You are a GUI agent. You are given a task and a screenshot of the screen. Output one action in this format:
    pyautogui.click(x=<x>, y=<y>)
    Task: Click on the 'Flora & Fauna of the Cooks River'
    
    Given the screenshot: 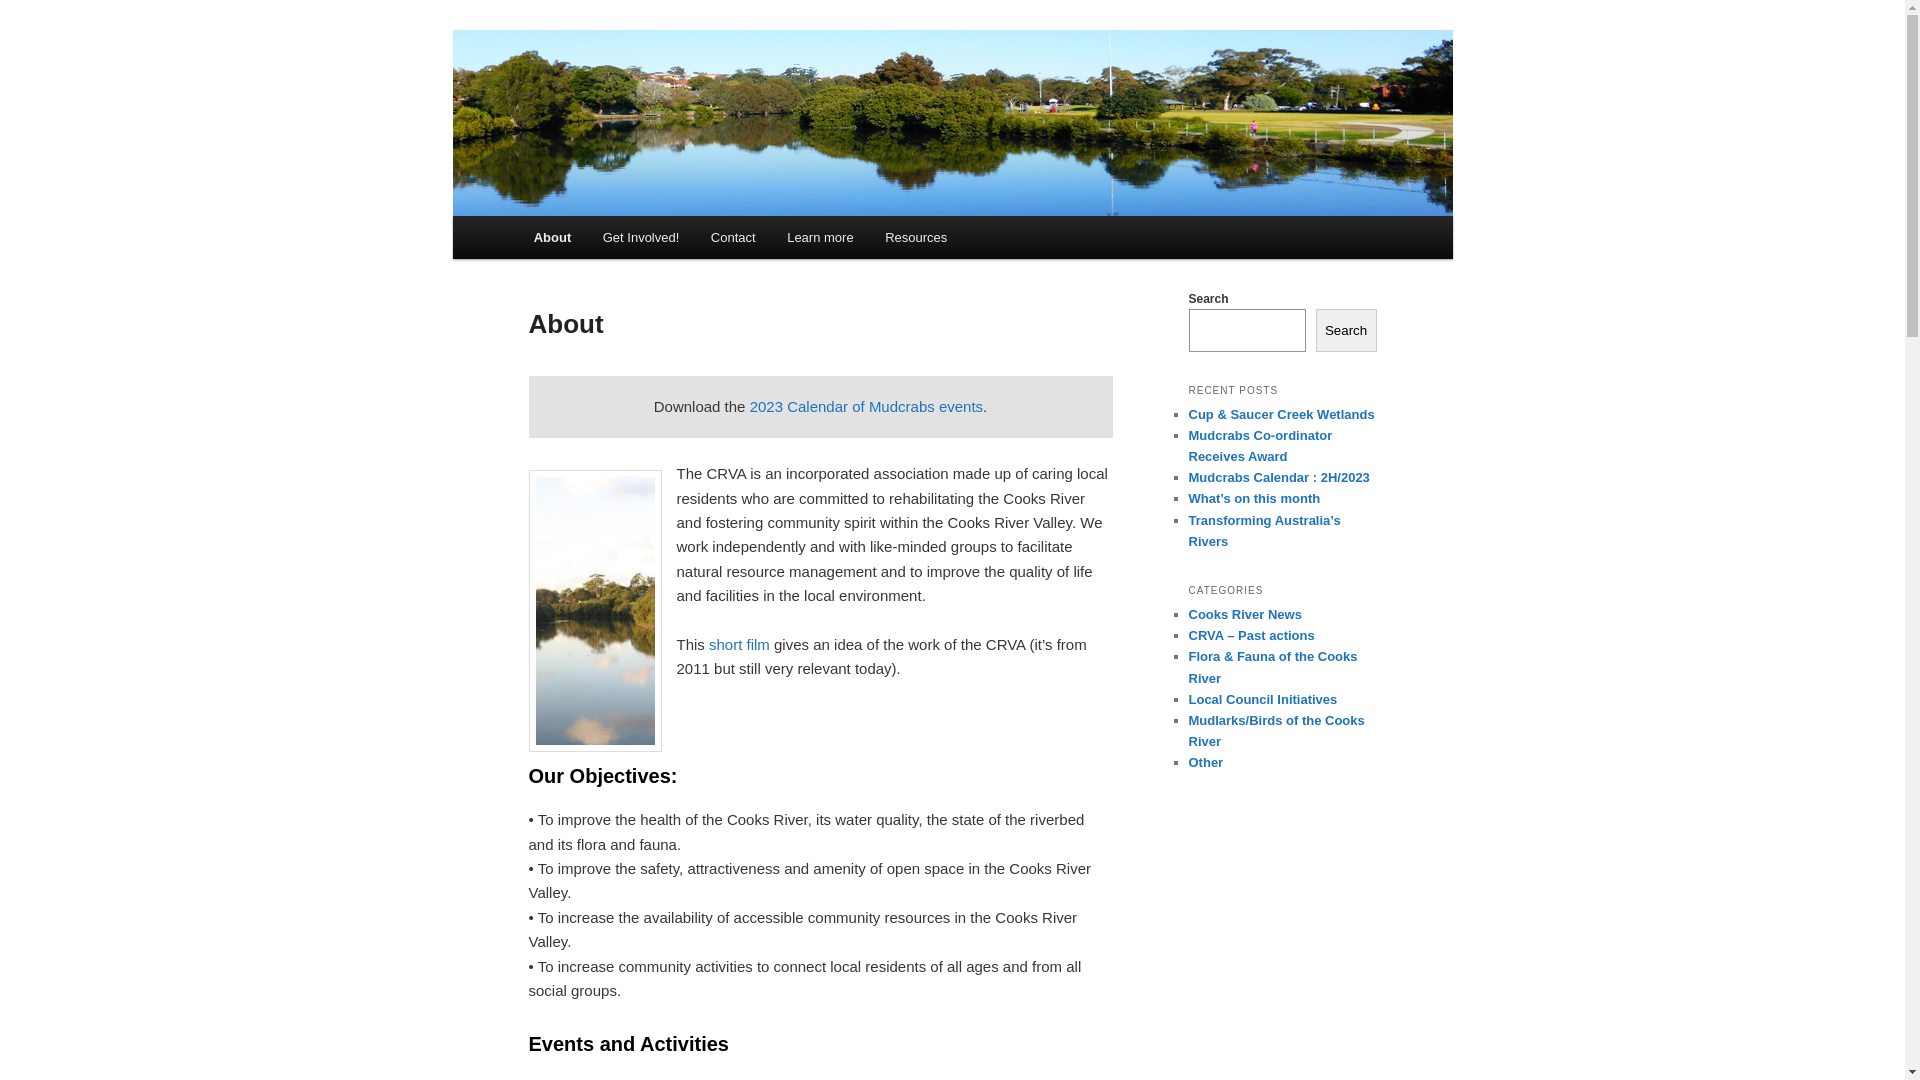 What is the action you would take?
    pyautogui.click(x=1271, y=667)
    